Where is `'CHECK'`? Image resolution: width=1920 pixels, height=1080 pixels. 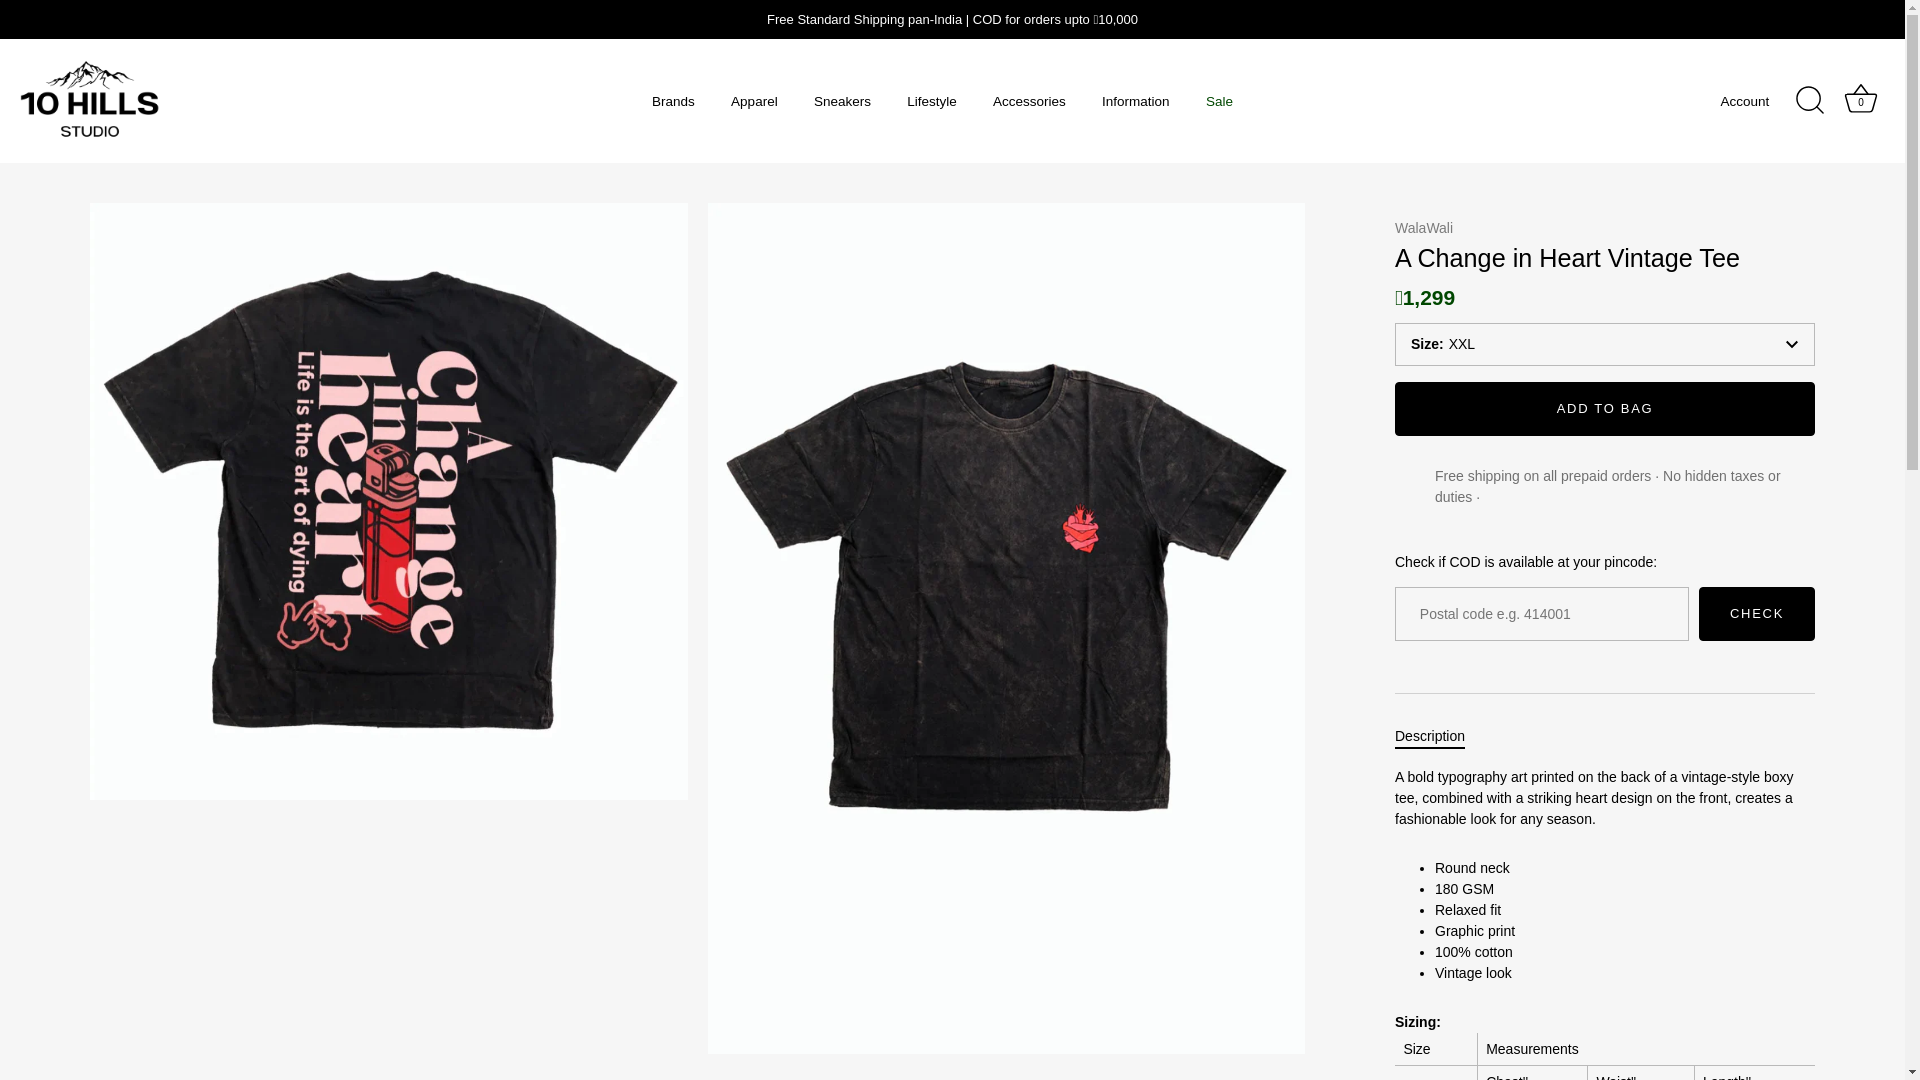
'CHECK' is located at coordinates (1755, 612).